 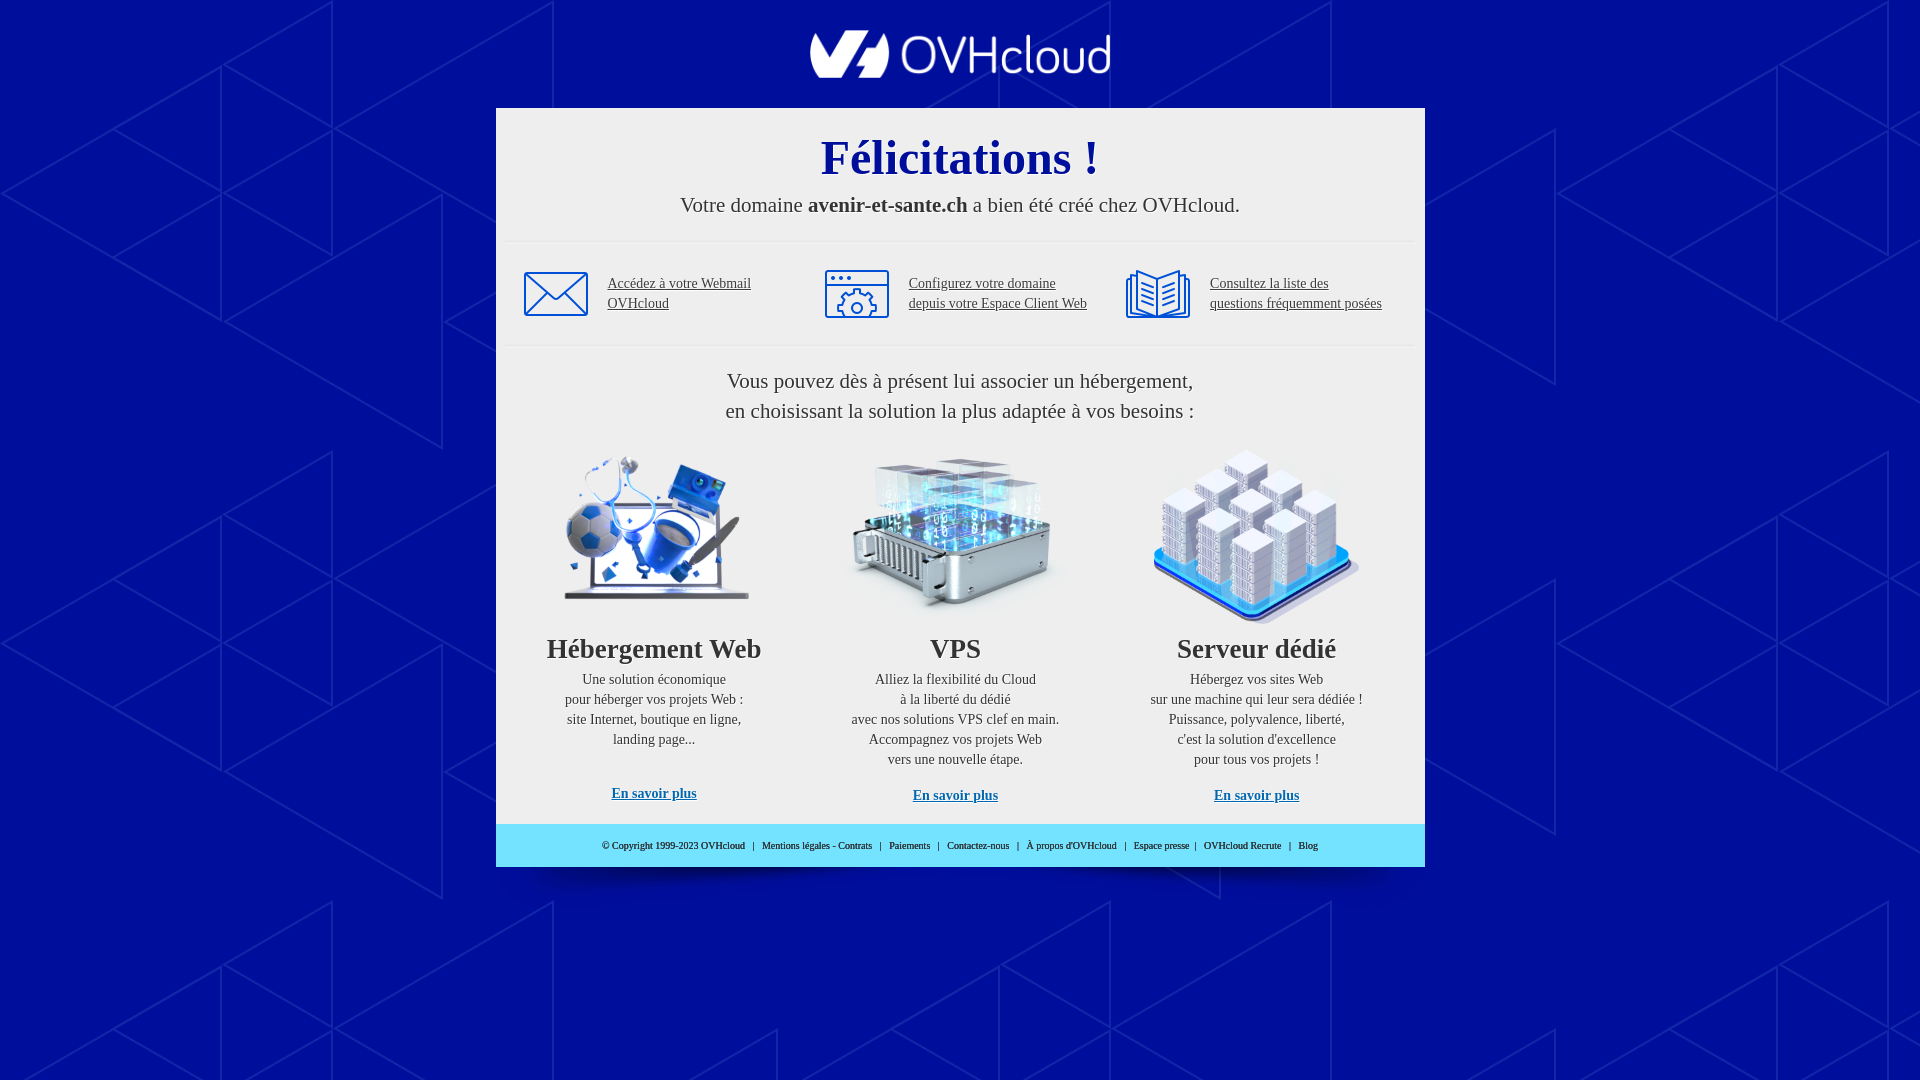 What do you see at coordinates (653, 792) in the screenshot?
I see `'En savoir plus'` at bounding box center [653, 792].